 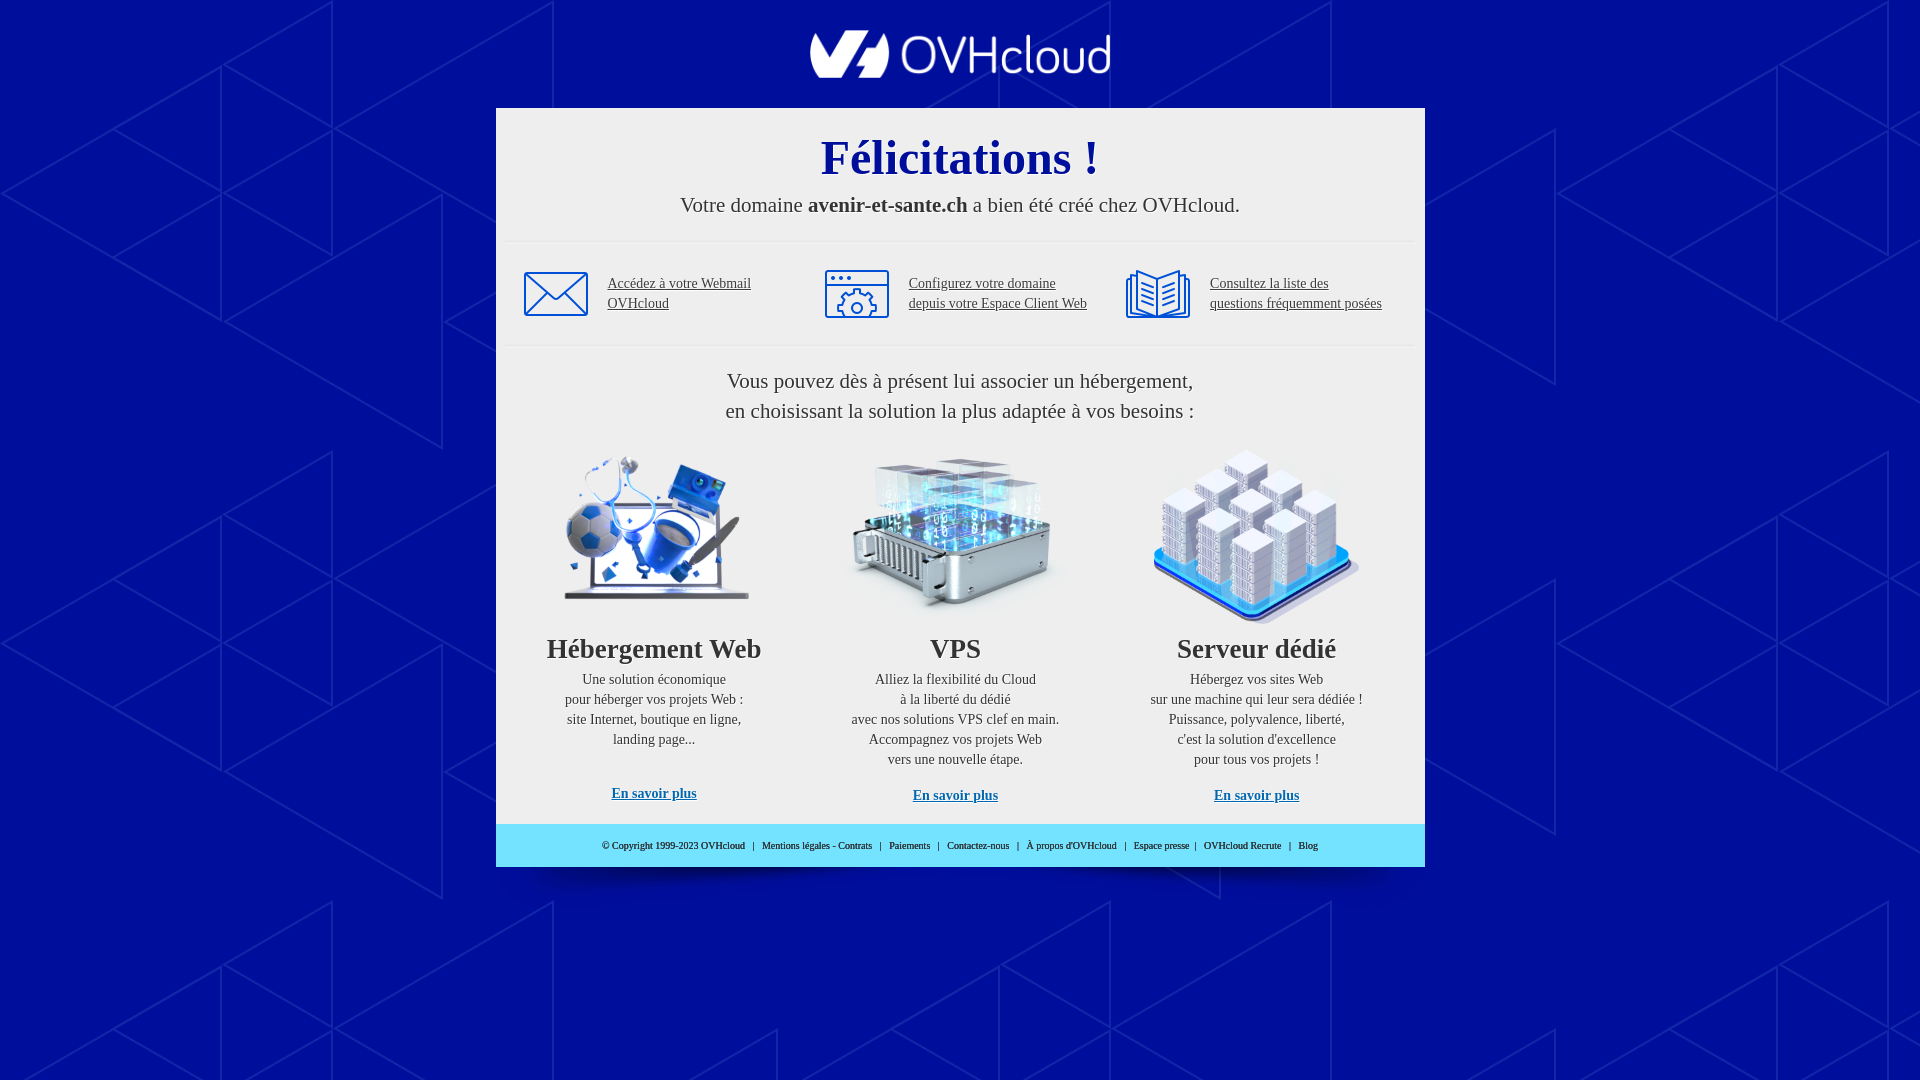 What do you see at coordinates (653, 792) in the screenshot?
I see `'En savoir plus'` at bounding box center [653, 792].